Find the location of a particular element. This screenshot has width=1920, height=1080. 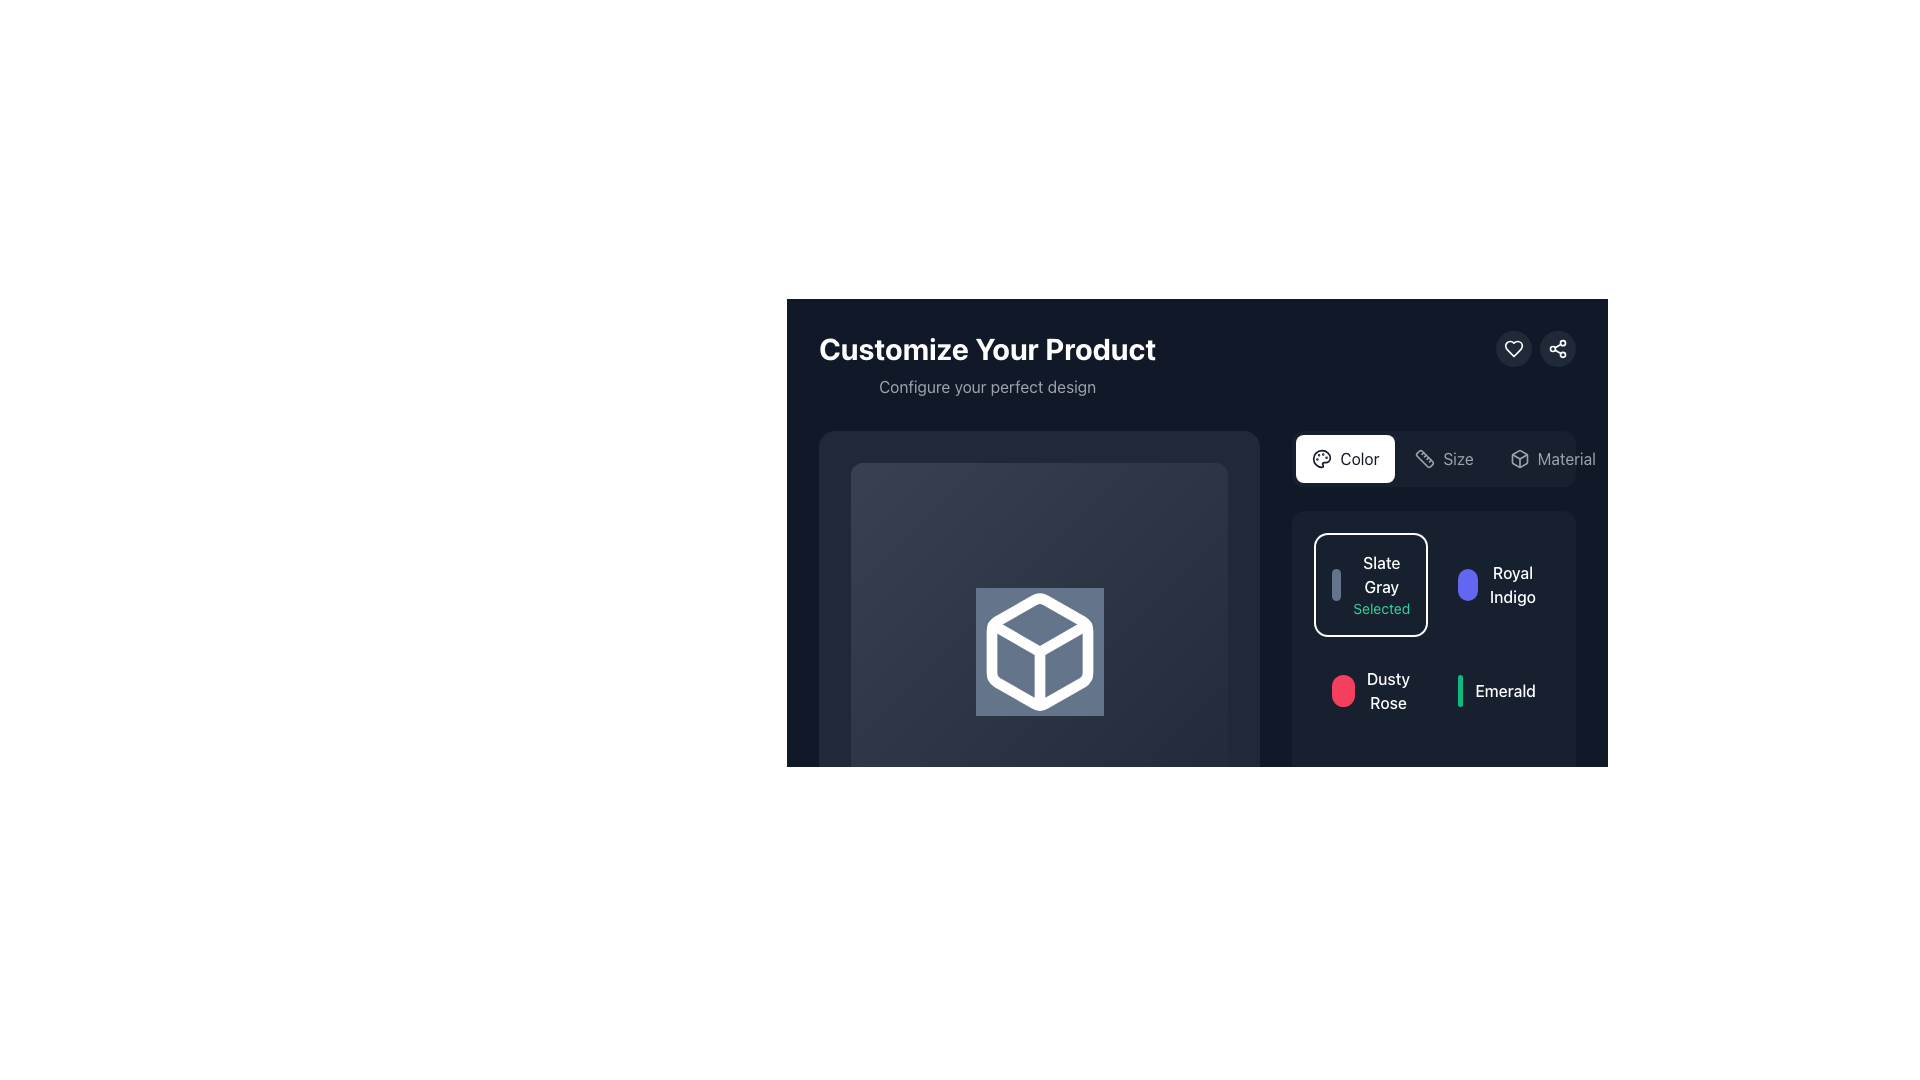

the Slate Gray color swatch, which is the top-most option in the vertical list of color selections on the right-side panel, to confirm the selection of this color is located at coordinates (1370, 585).